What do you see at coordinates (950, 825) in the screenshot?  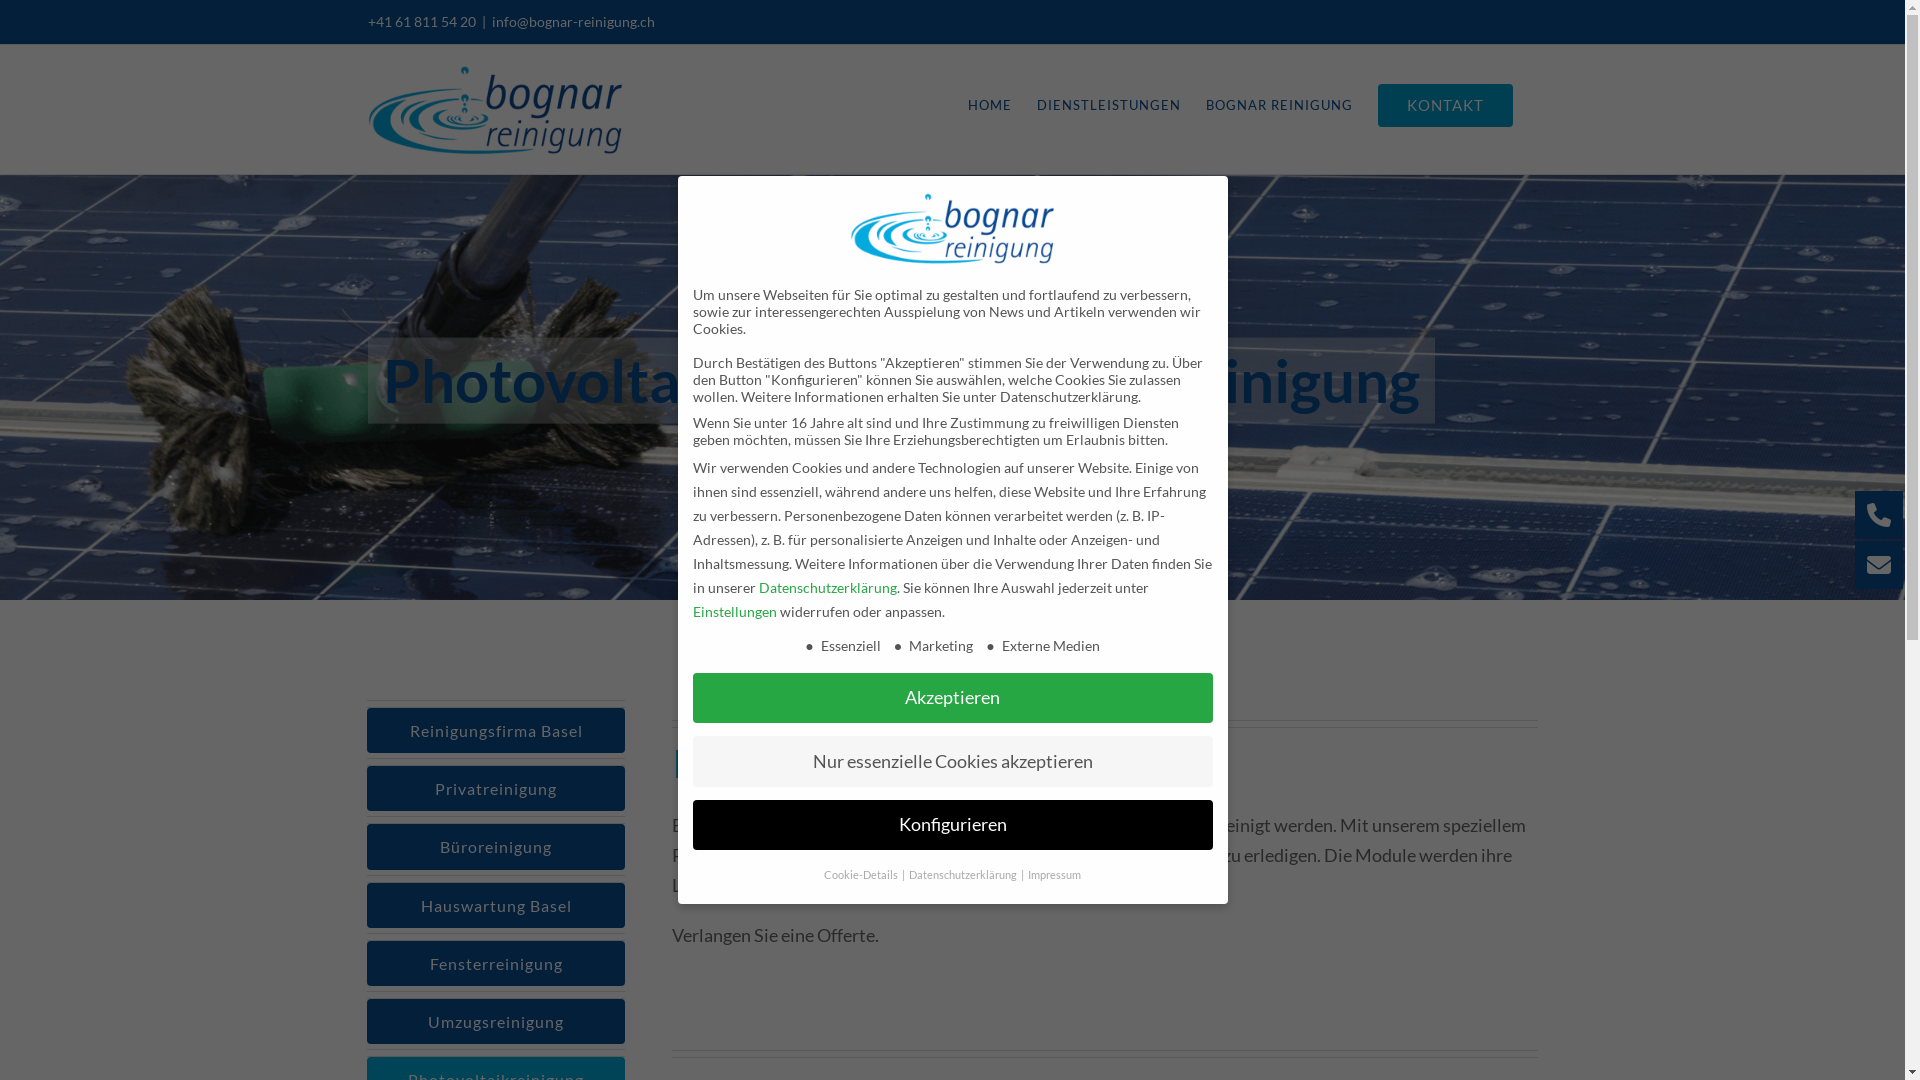 I see `'Konfigurieren'` at bounding box center [950, 825].